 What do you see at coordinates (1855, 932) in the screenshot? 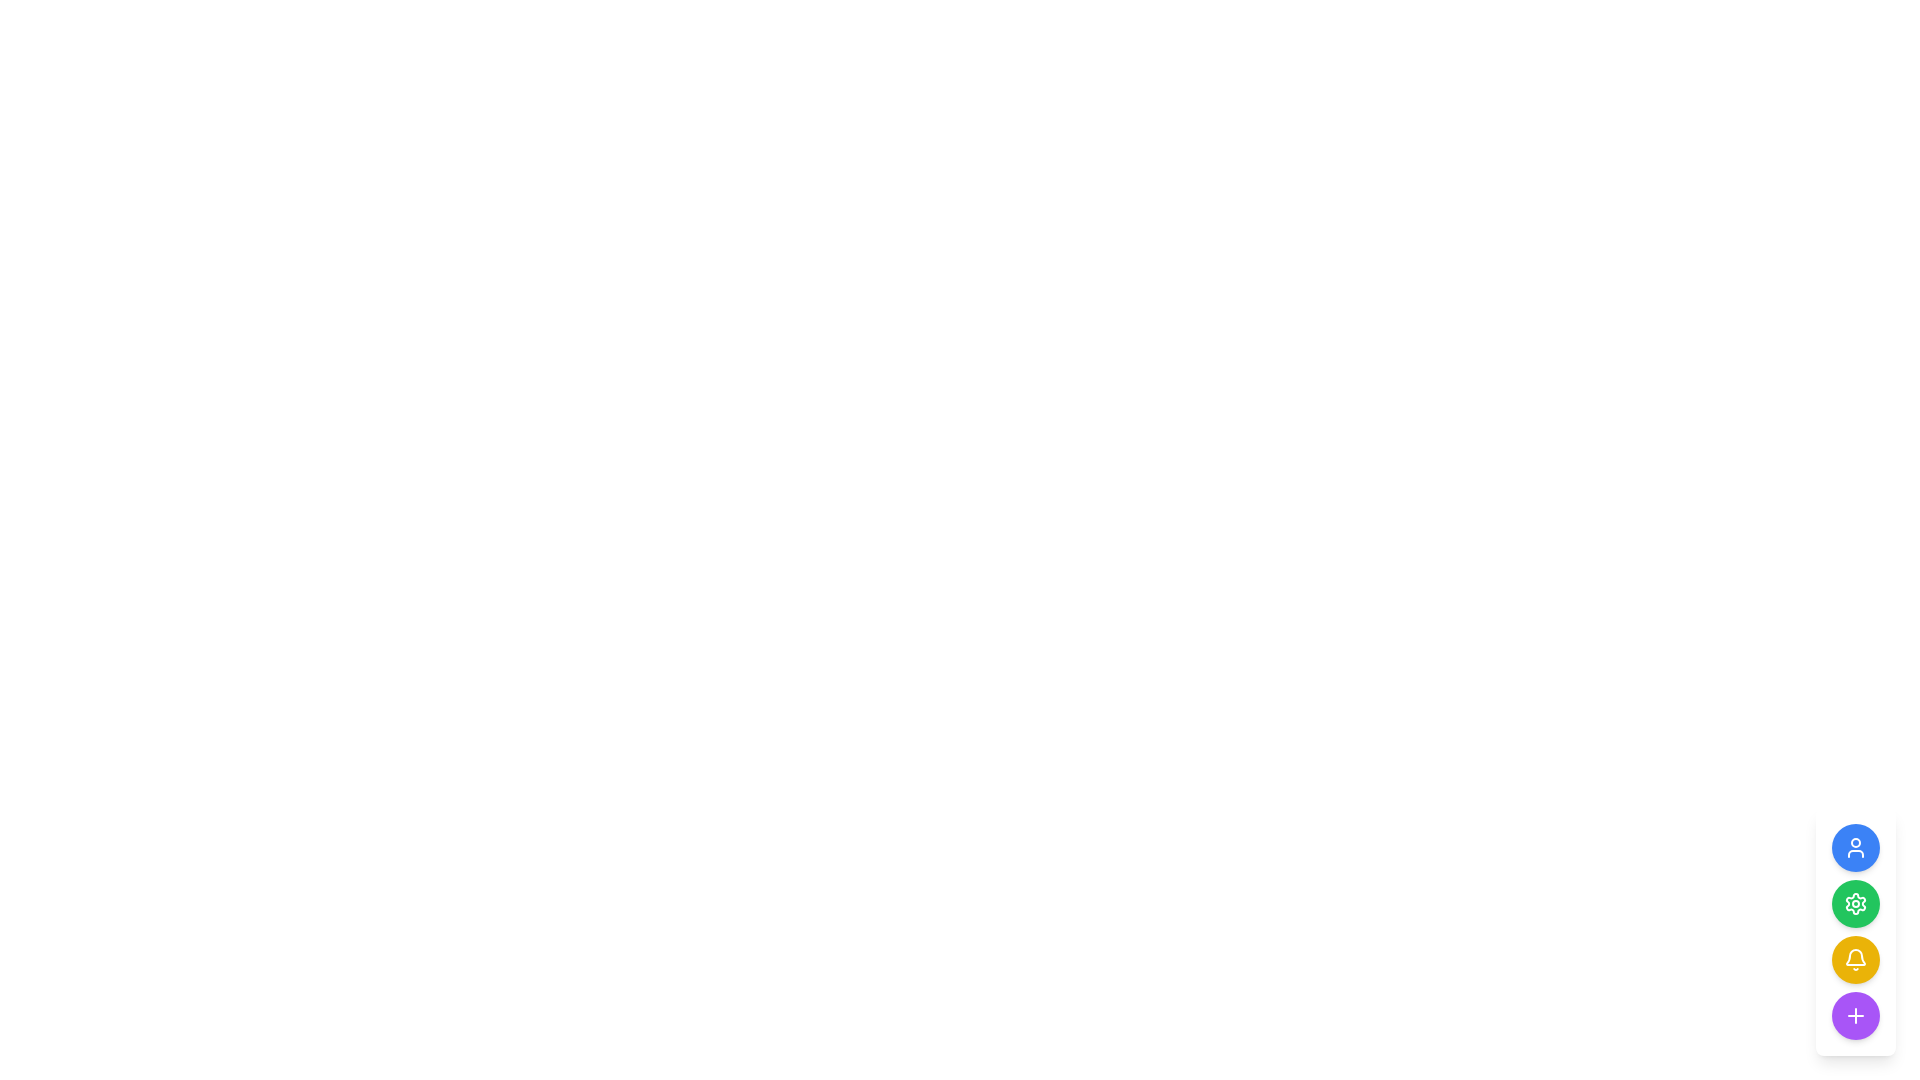
I see `the third circular button` at bounding box center [1855, 932].